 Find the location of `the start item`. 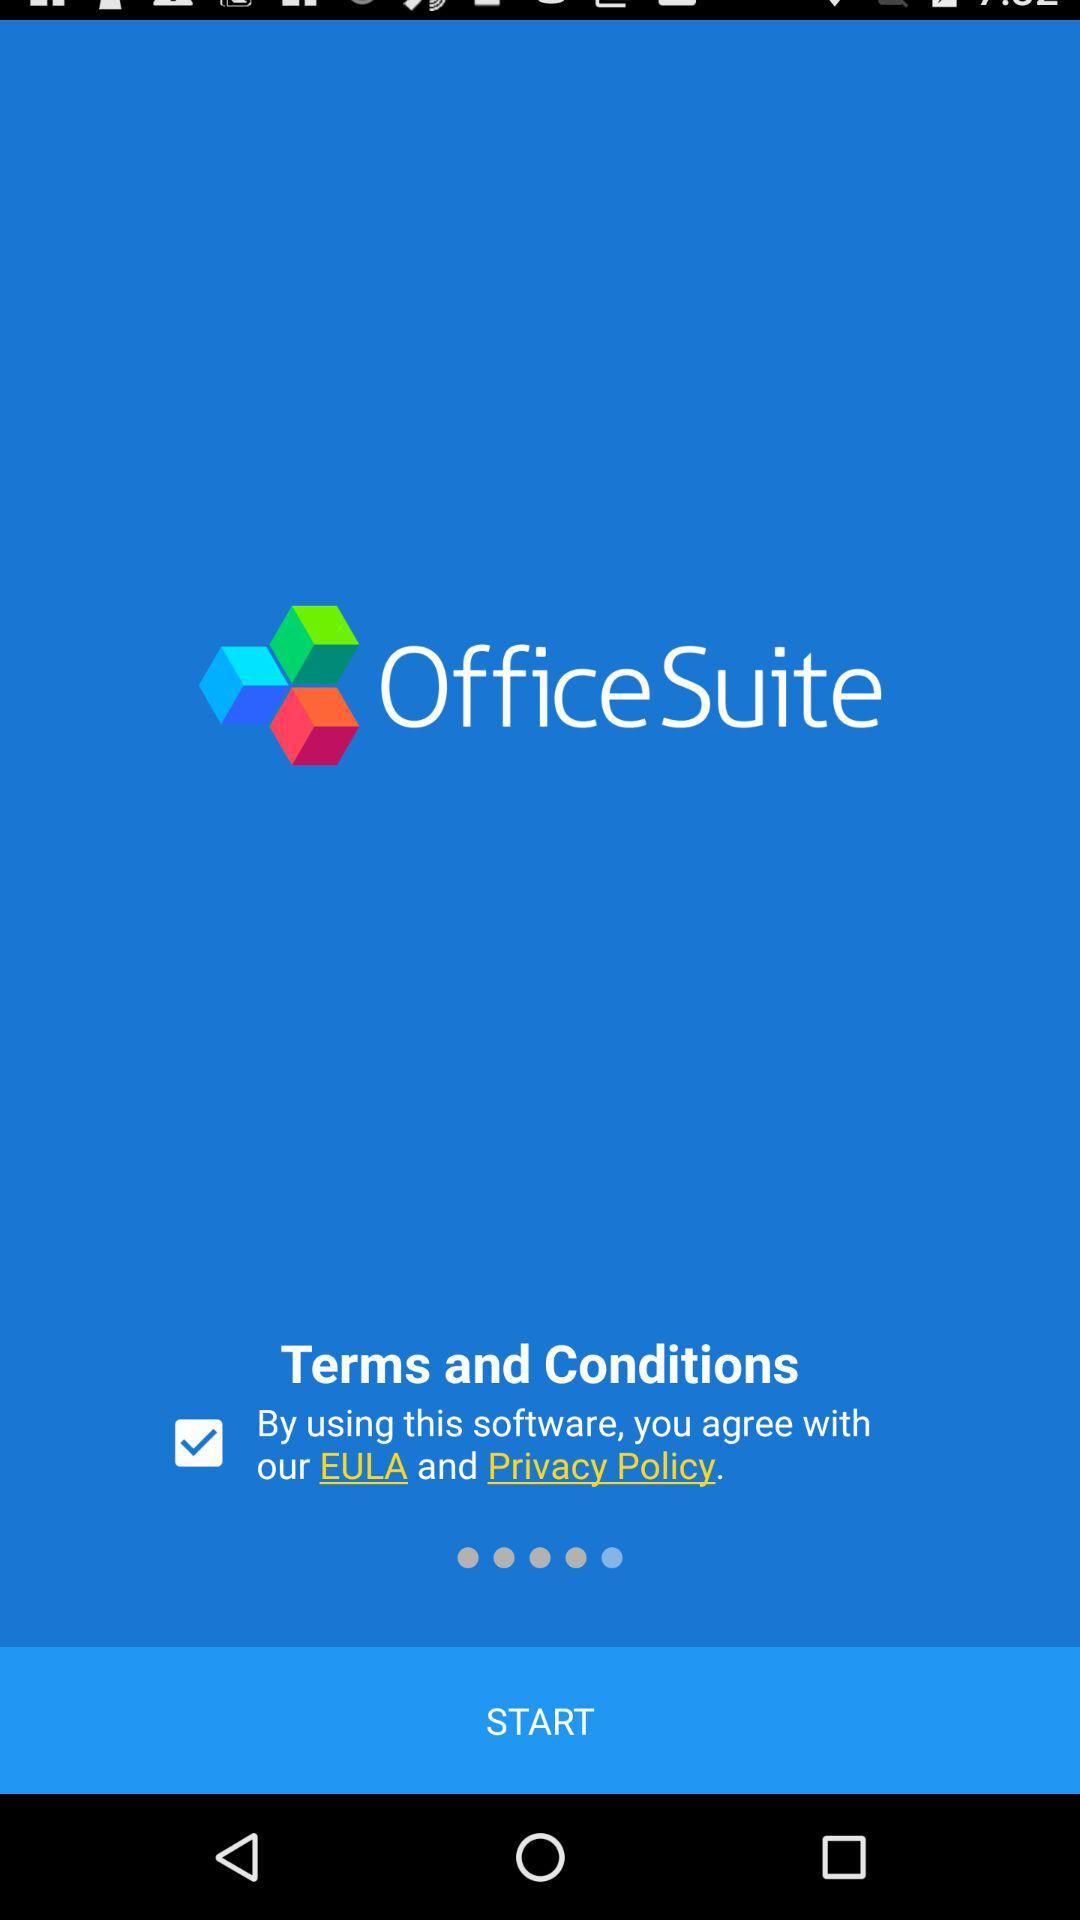

the start item is located at coordinates (540, 1719).